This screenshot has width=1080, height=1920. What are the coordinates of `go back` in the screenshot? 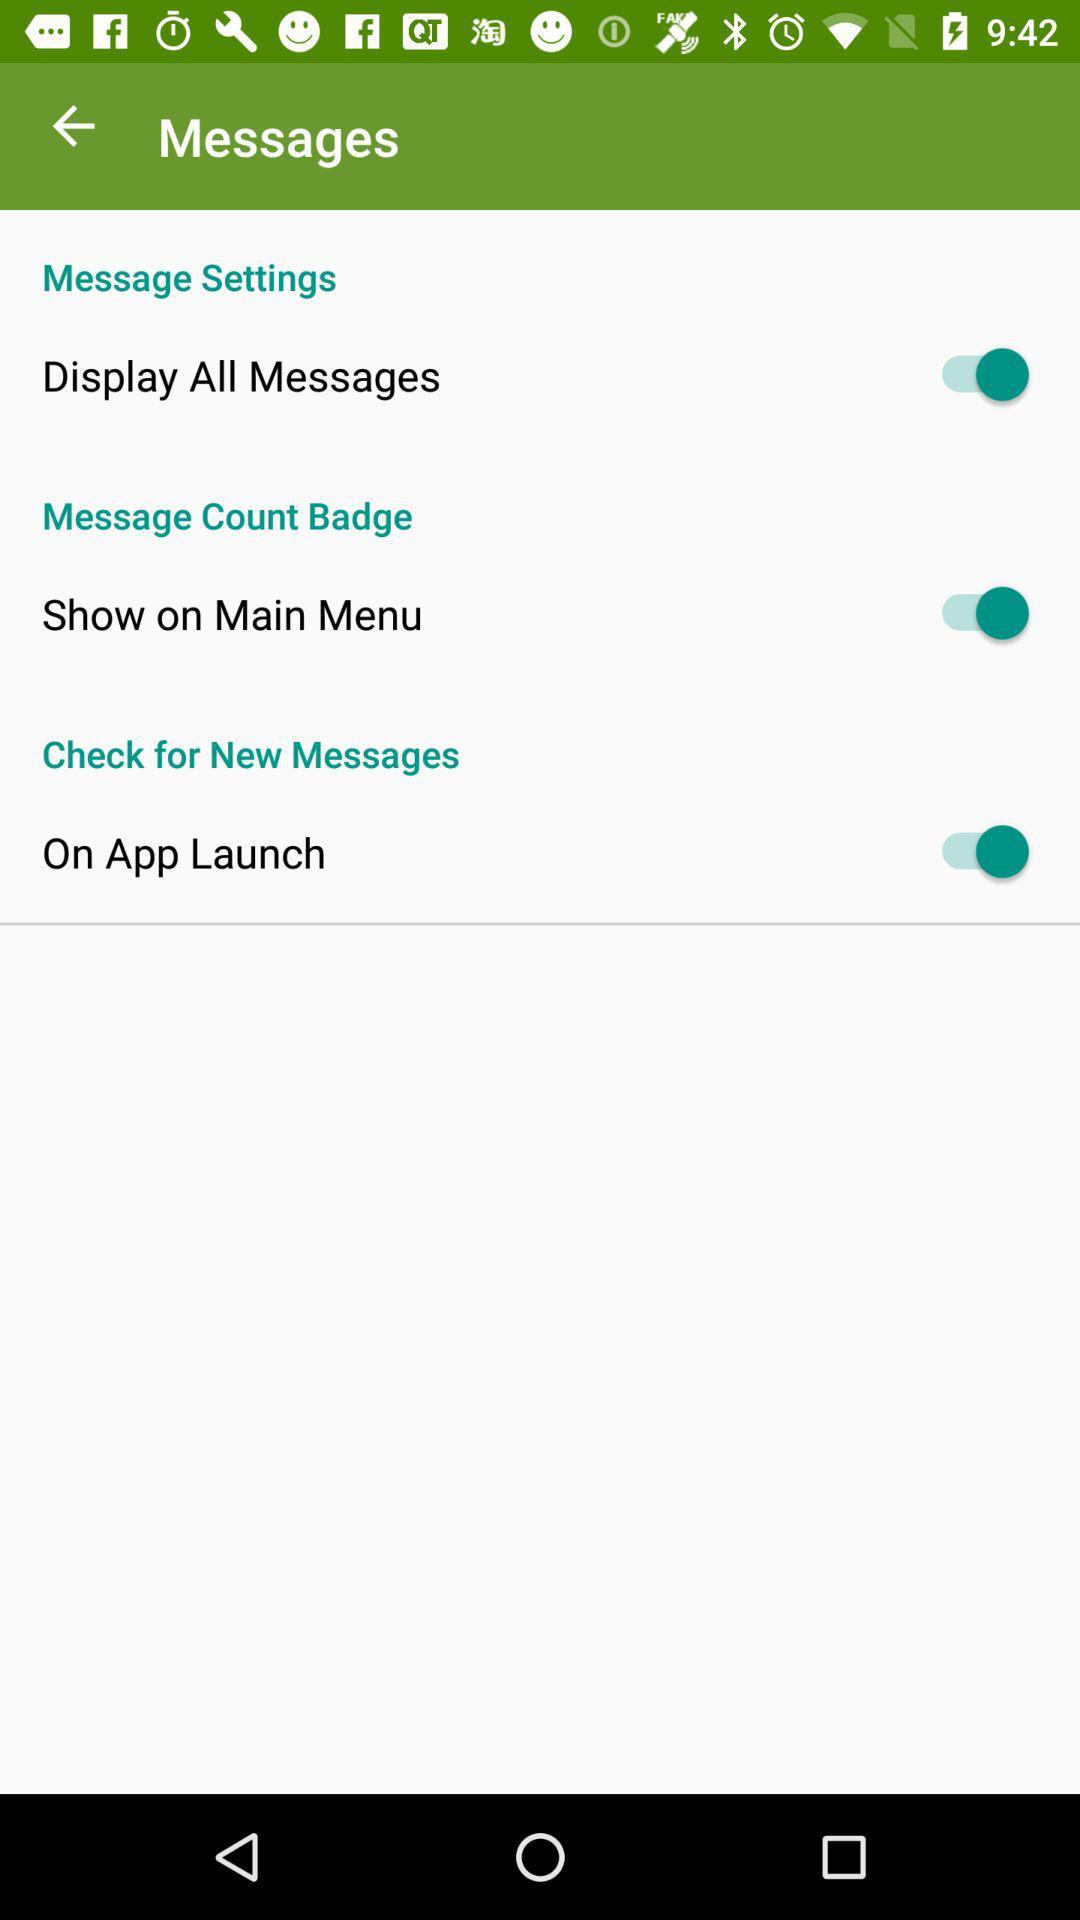 It's located at (72, 130).